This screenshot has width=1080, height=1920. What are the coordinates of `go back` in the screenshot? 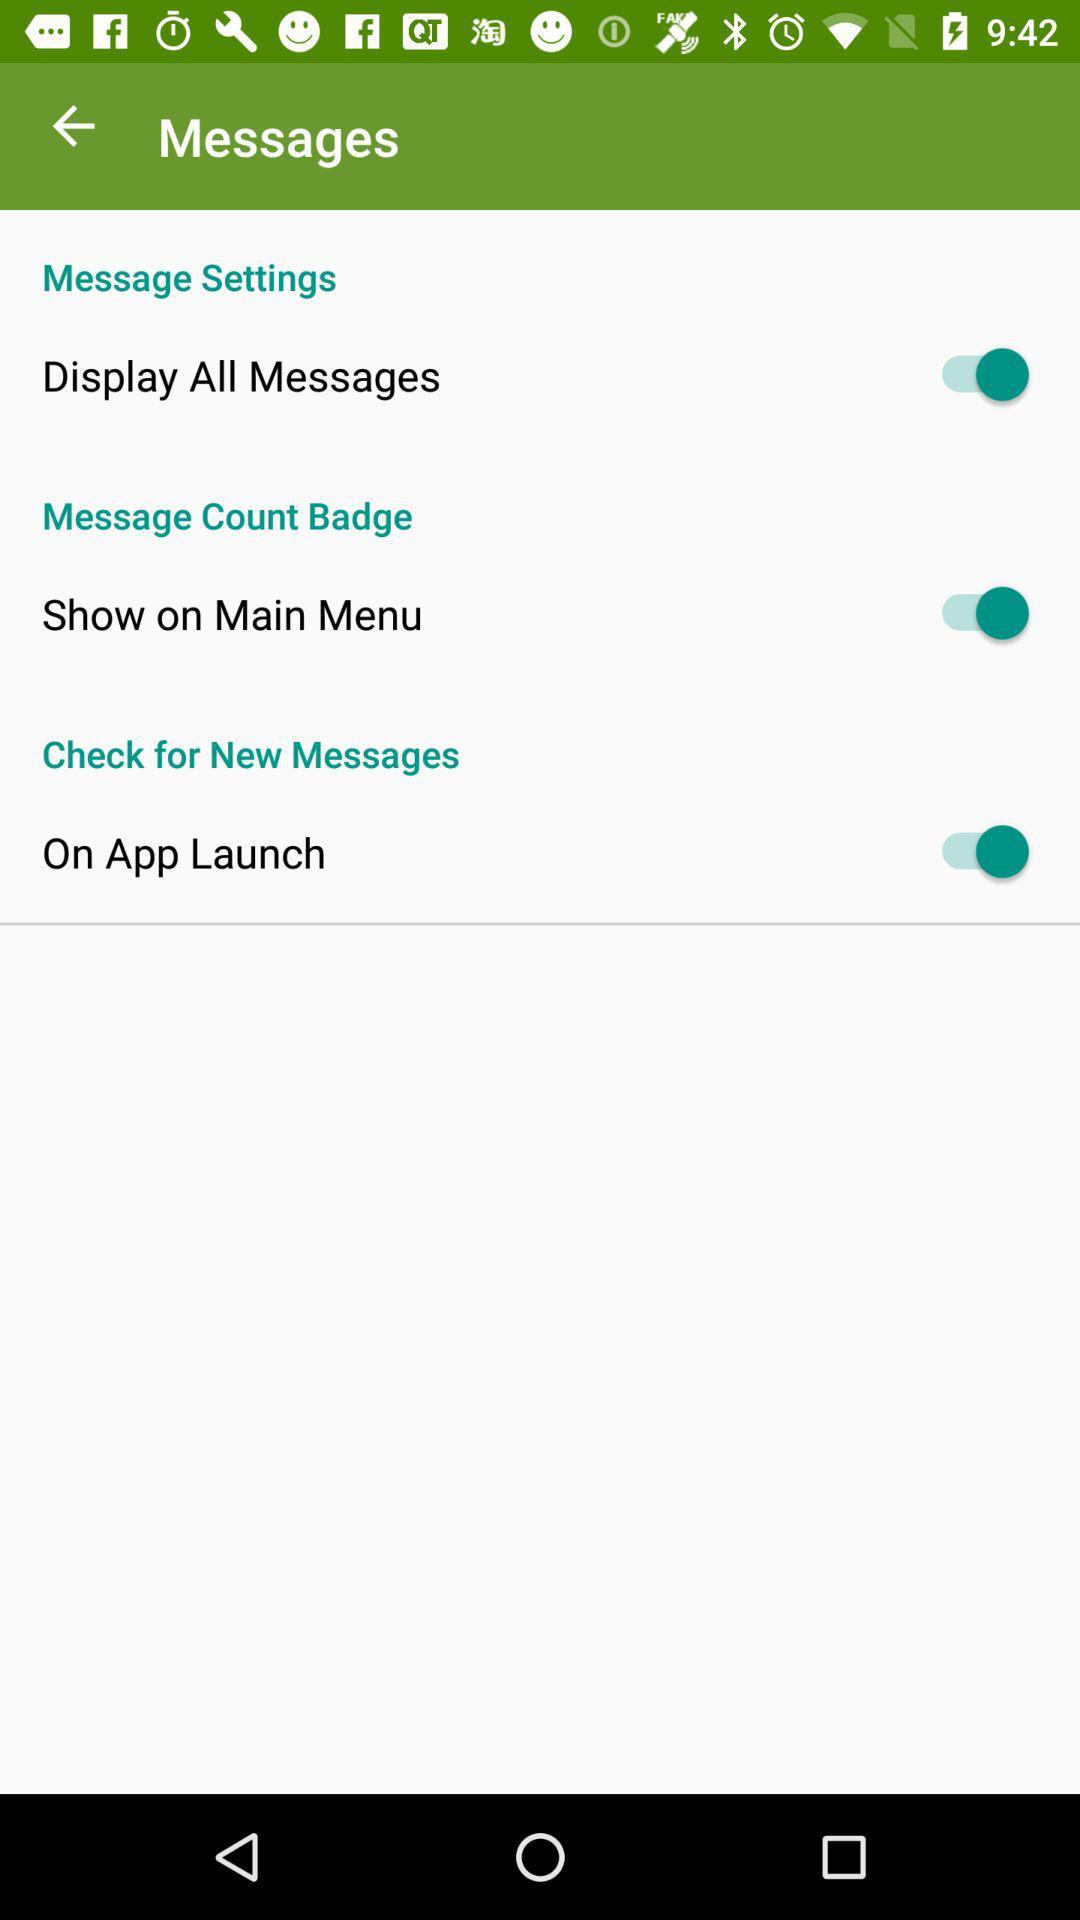 It's located at (72, 130).